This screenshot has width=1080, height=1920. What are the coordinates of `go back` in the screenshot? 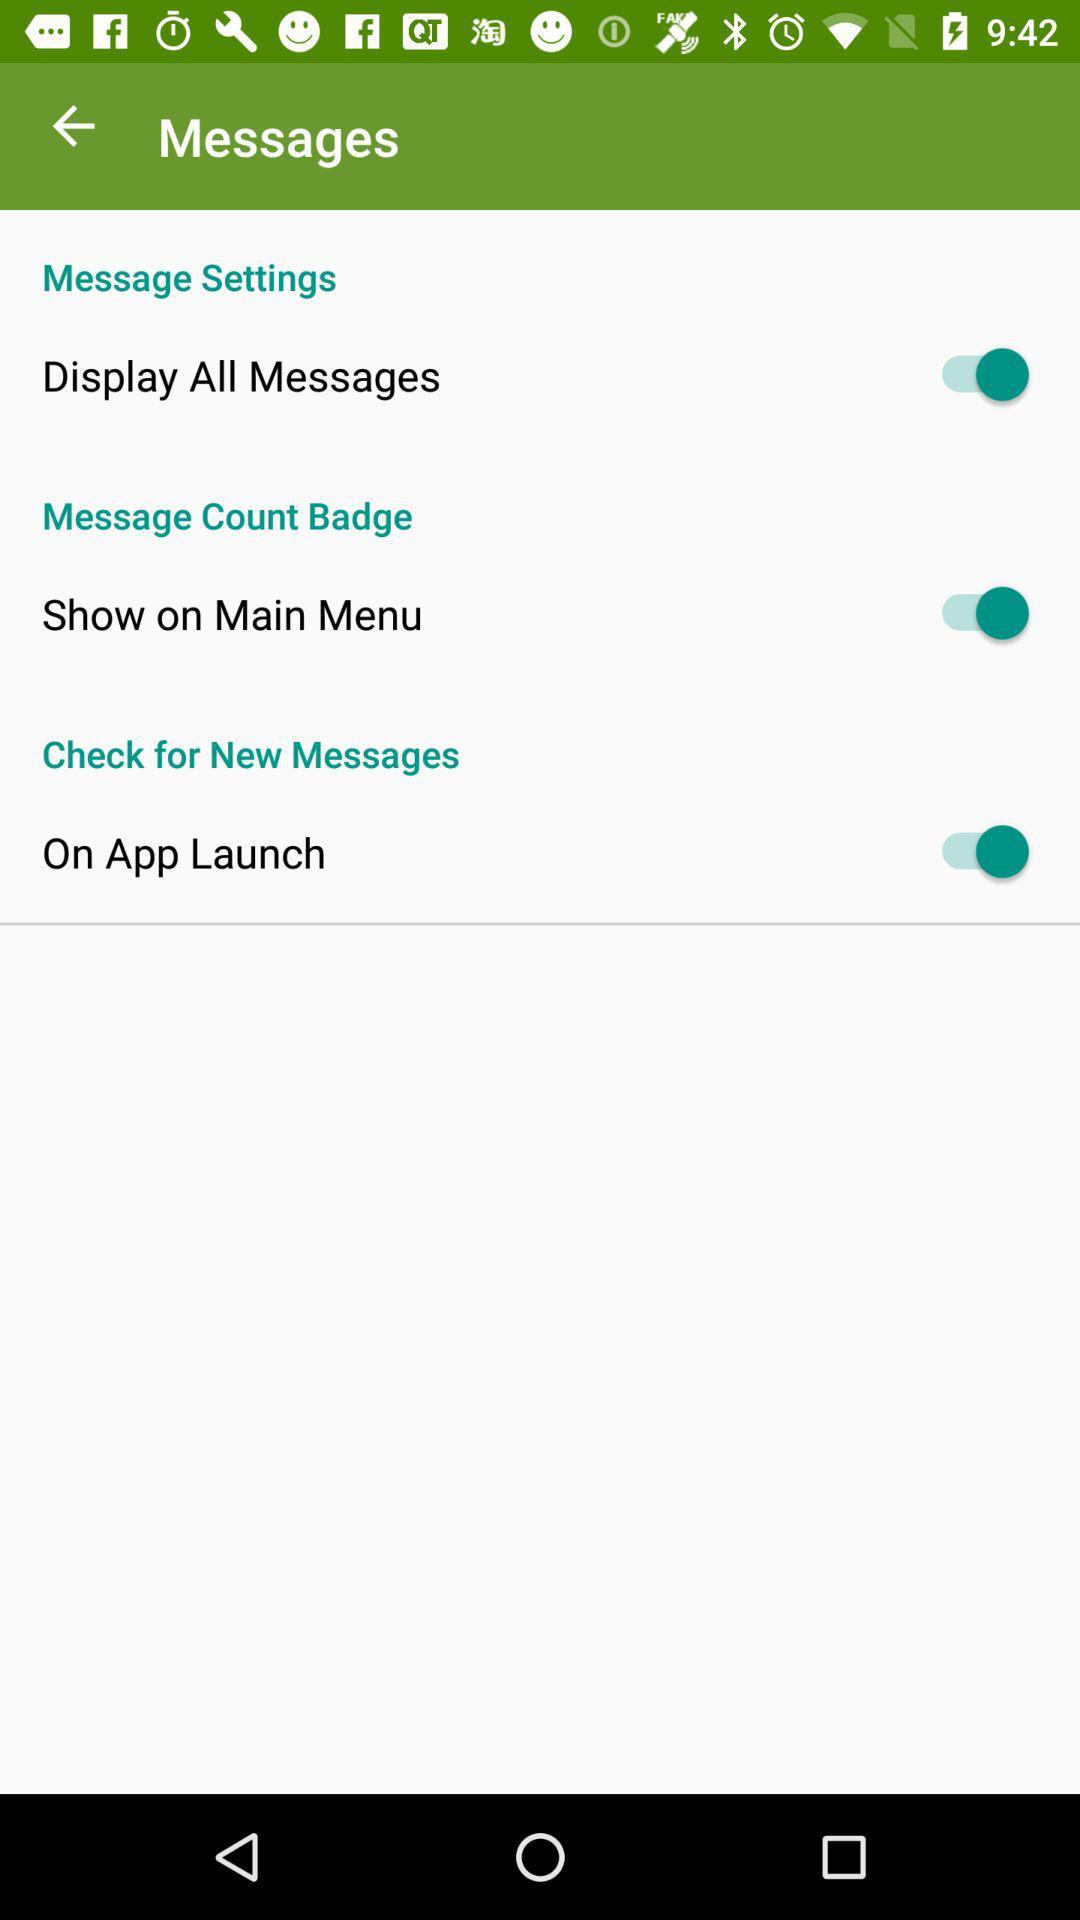 It's located at (72, 130).